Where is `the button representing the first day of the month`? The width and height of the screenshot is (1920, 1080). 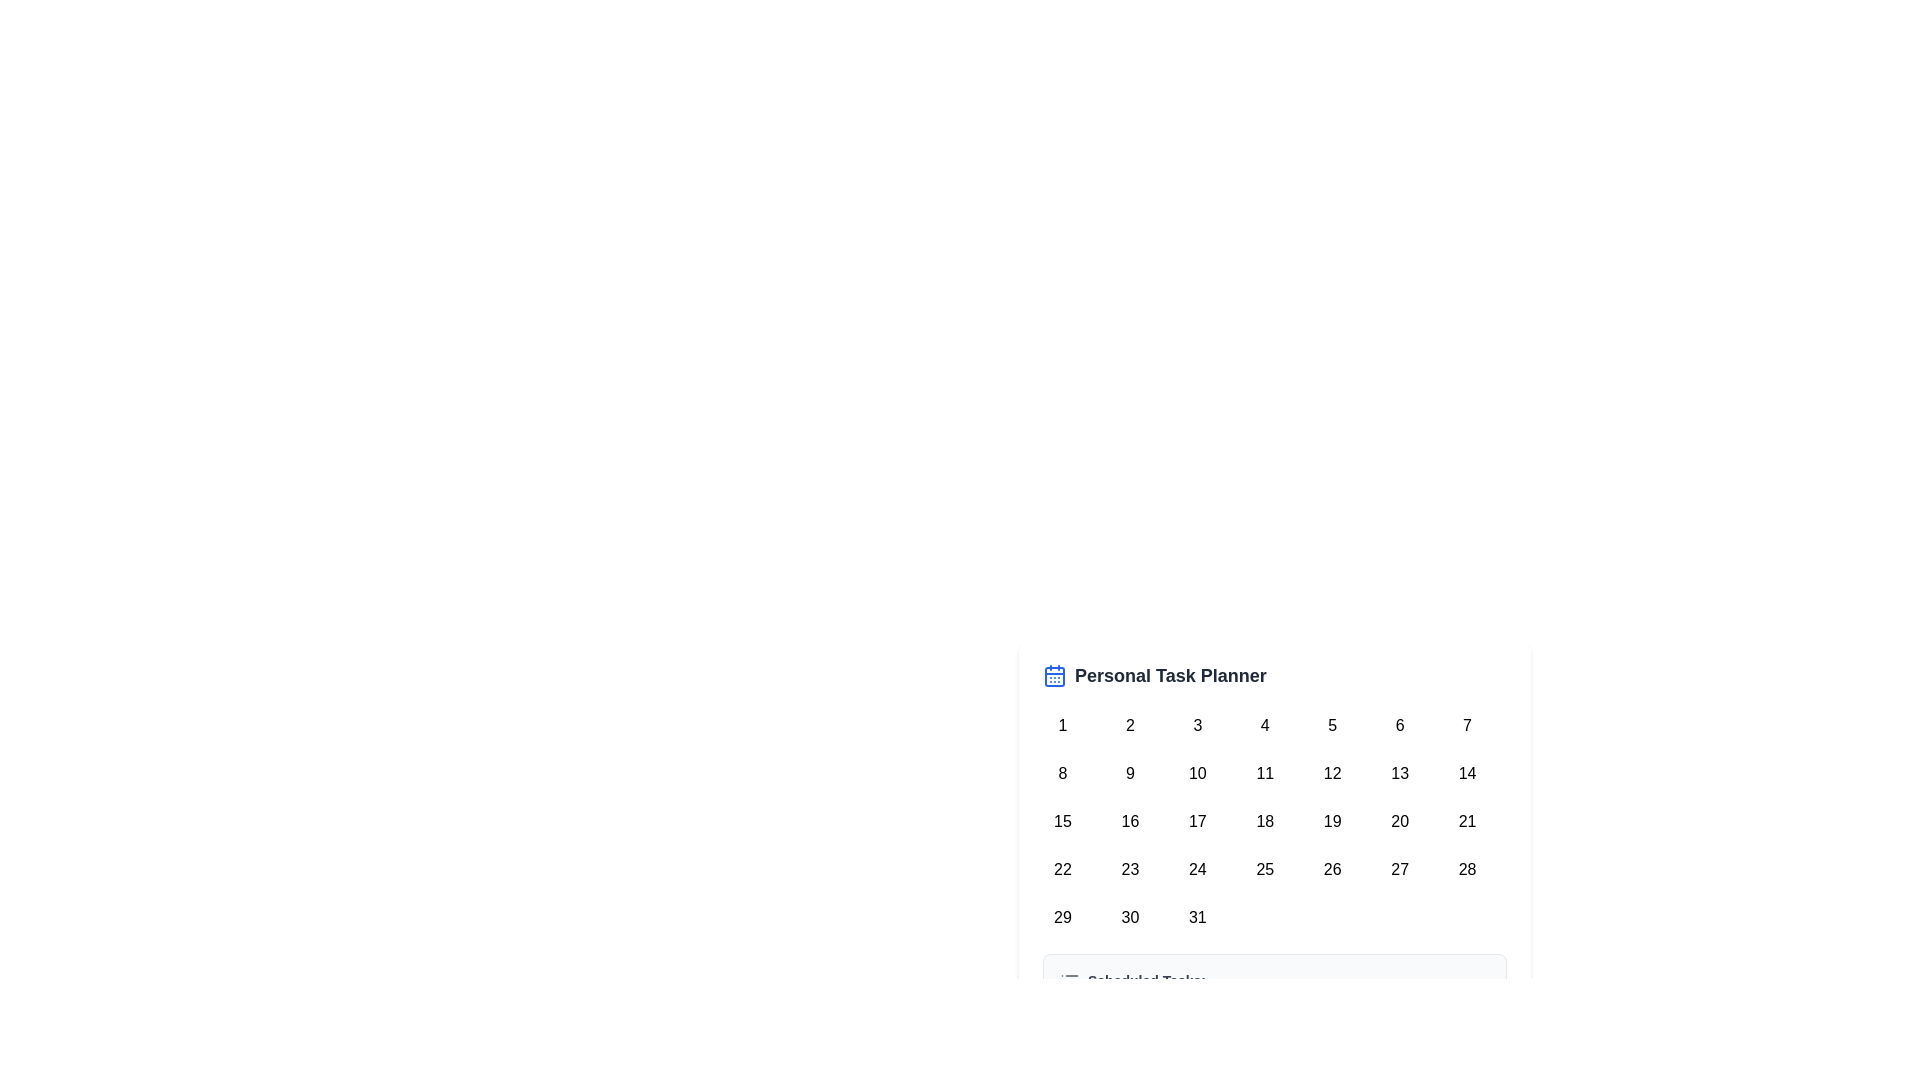
the button representing the first day of the month is located at coordinates (1061, 725).